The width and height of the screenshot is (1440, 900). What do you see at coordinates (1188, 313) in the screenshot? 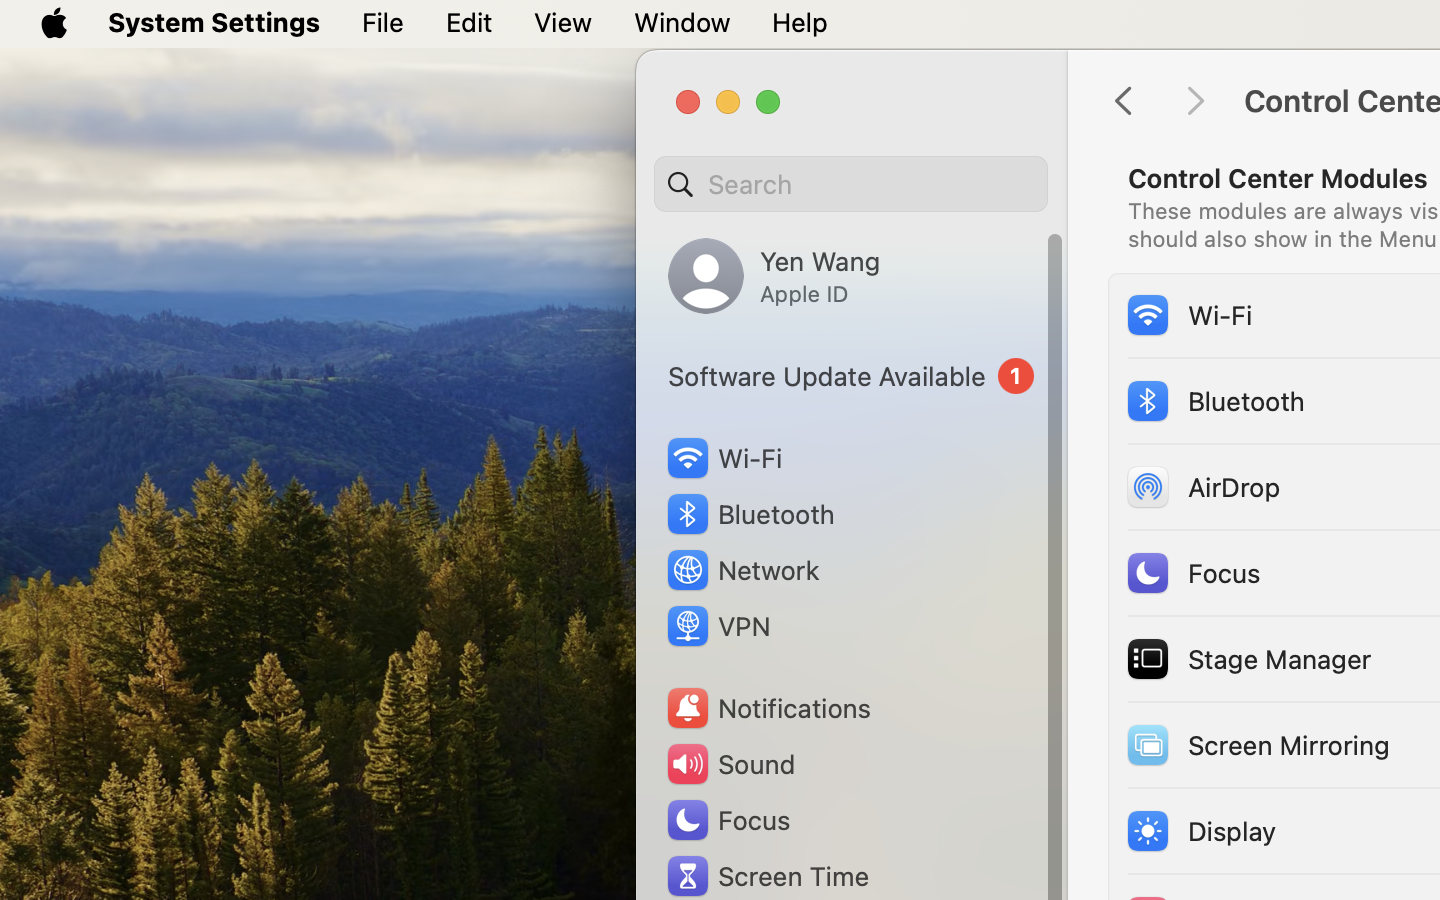
I see `'Wi‑Fi'` at bounding box center [1188, 313].